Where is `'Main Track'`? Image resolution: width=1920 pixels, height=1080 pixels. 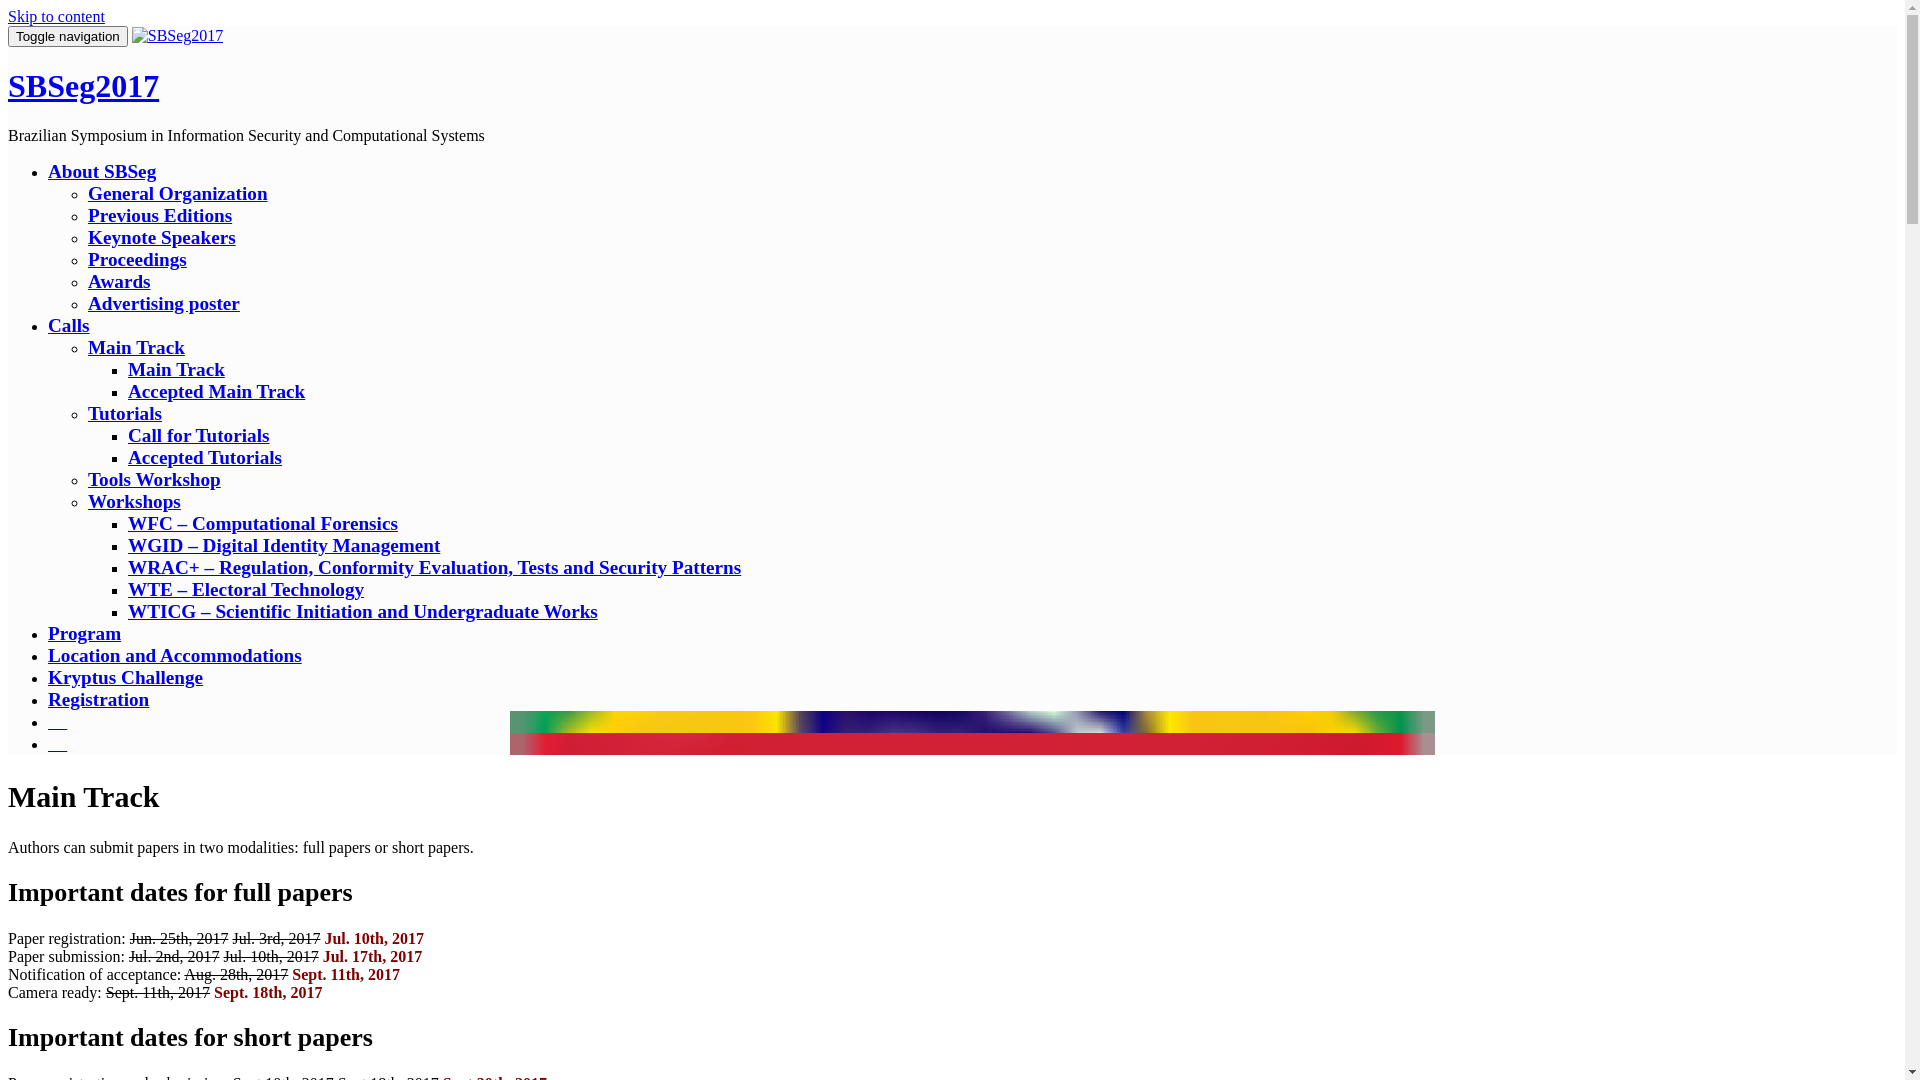 'Main Track' is located at coordinates (176, 369).